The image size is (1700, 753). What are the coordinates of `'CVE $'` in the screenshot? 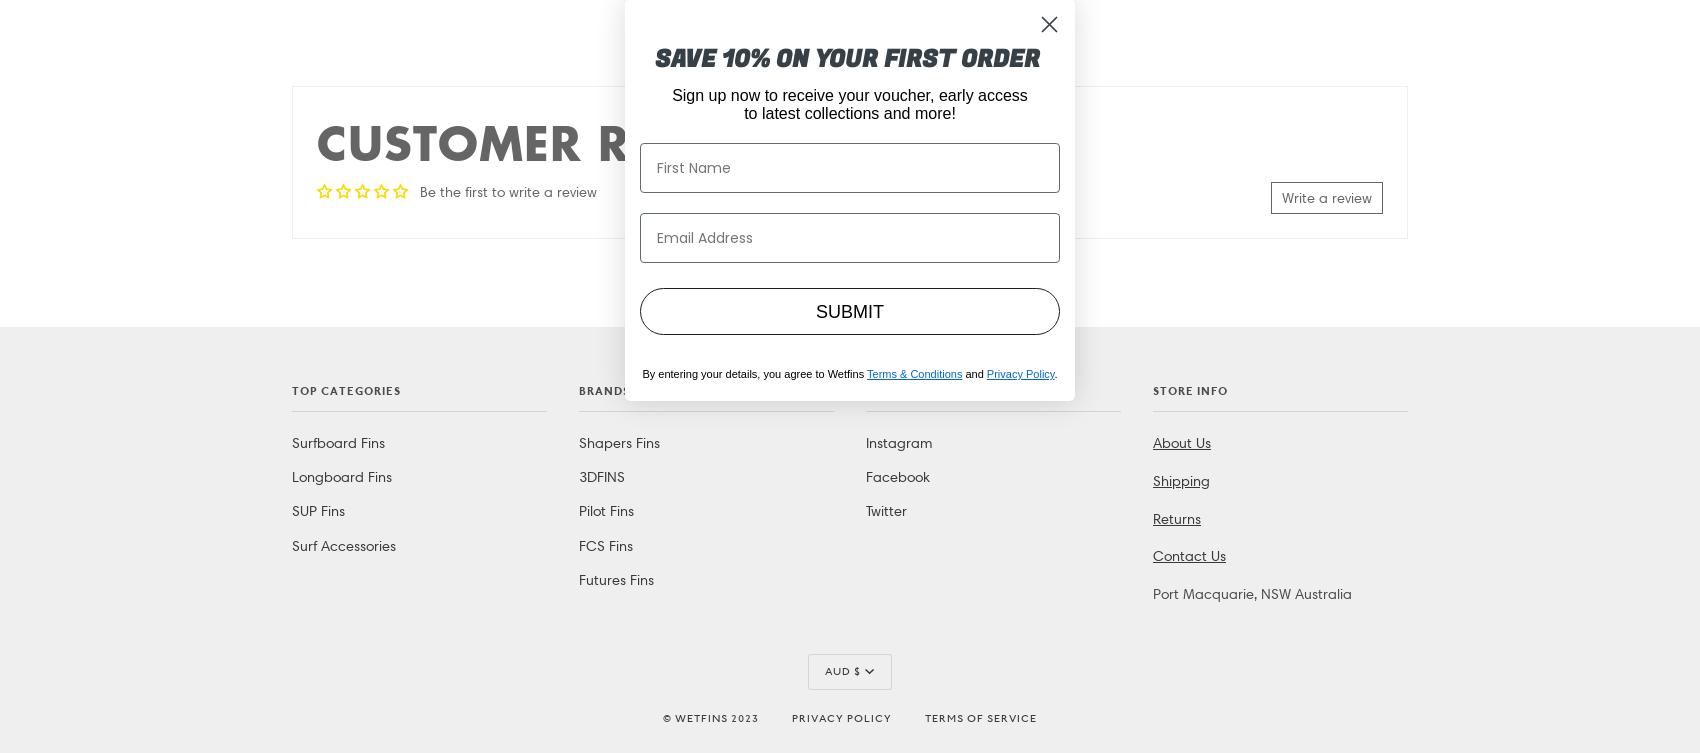 It's located at (839, 240).